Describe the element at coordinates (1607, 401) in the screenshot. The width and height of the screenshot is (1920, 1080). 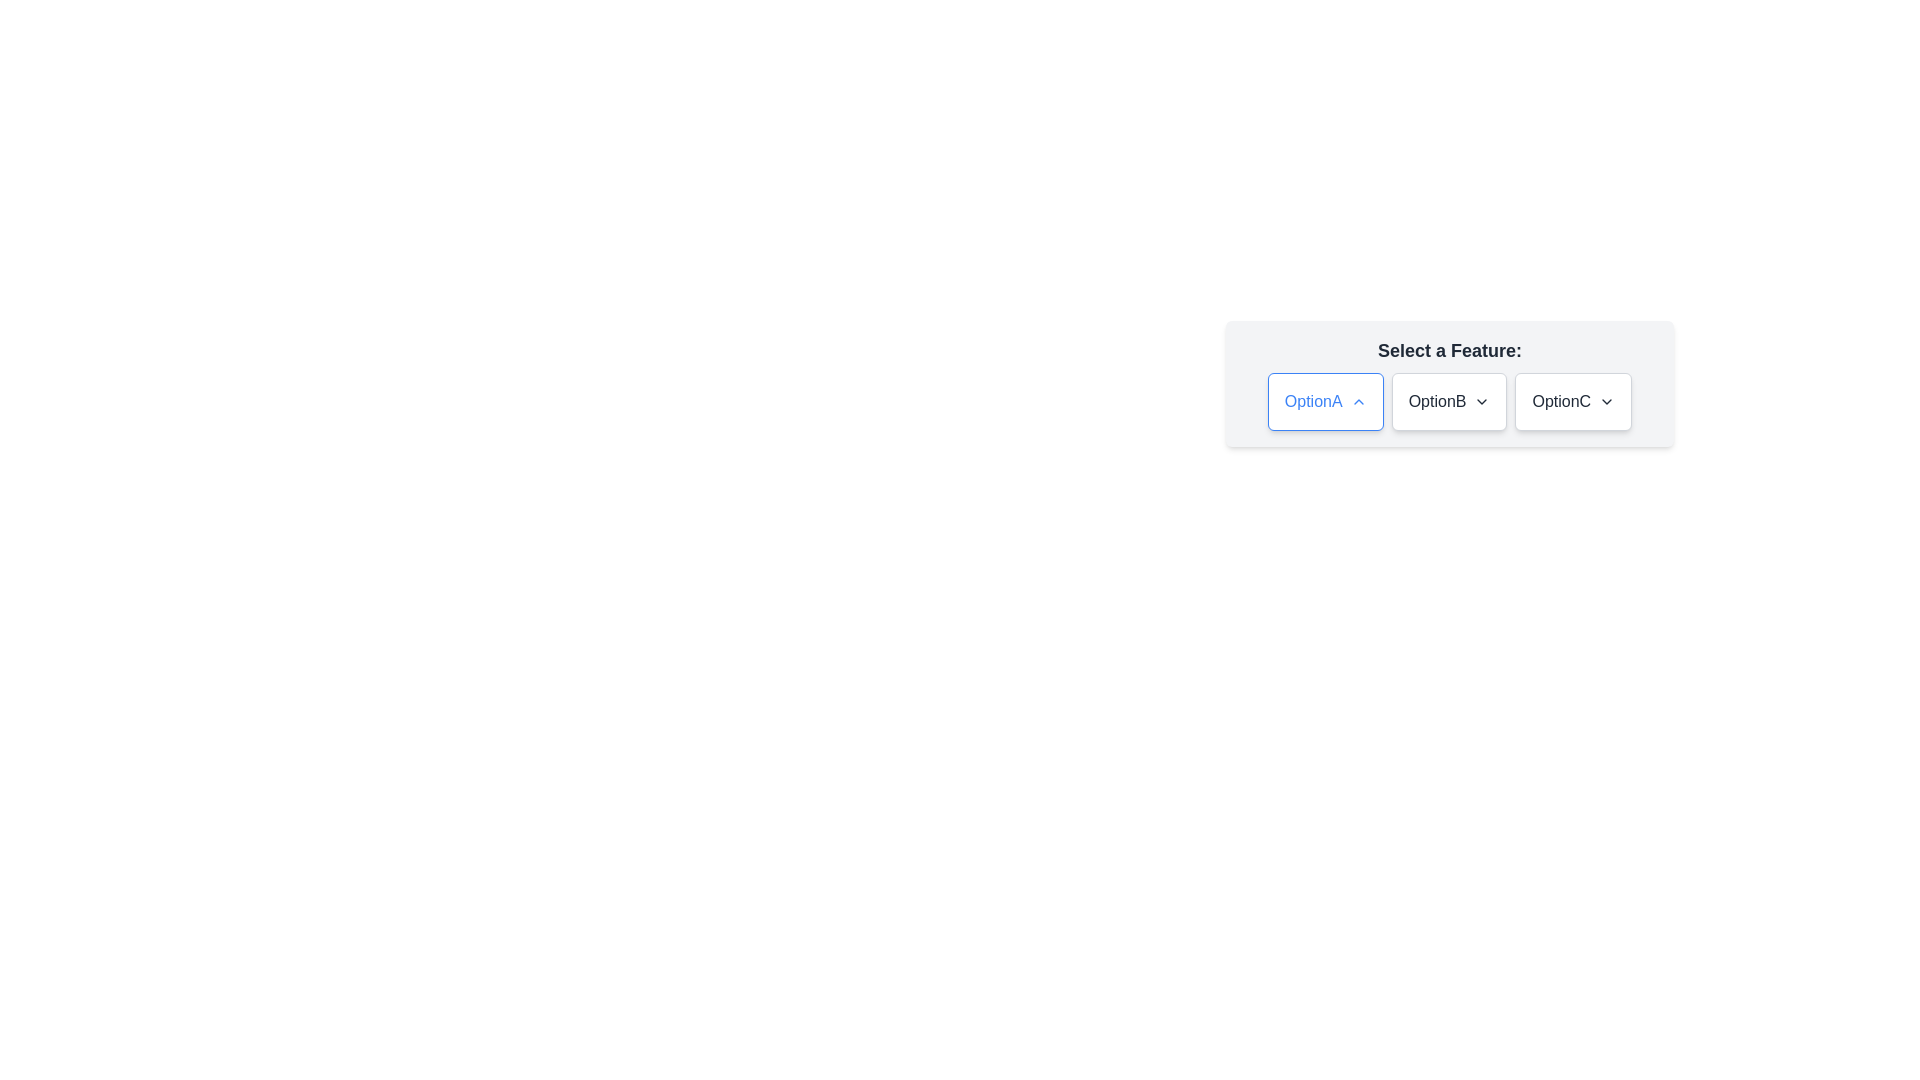
I see `the icon at the right end of the 'OptionC' button` at that location.